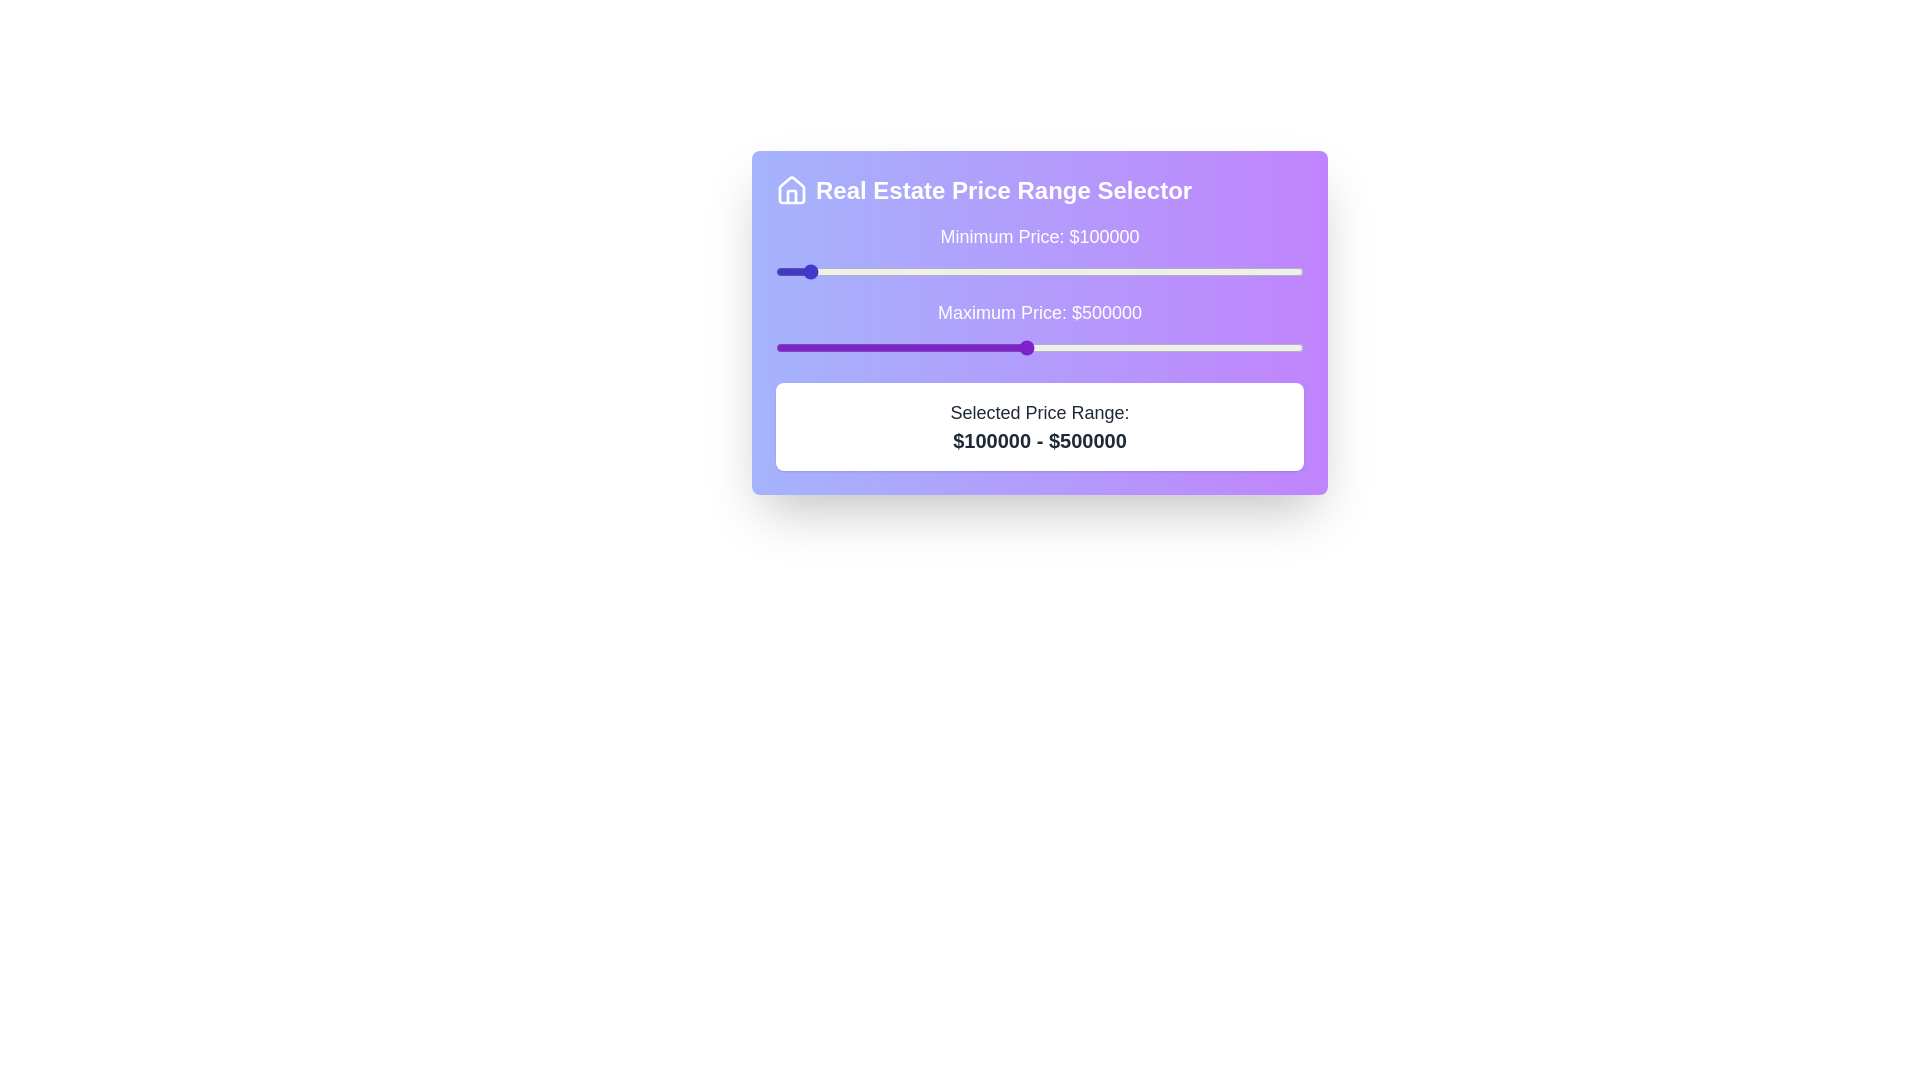  What do you see at coordinates (1199, 272) in the screenshot?
I see `the minimum price slider to 812496 dollars` at bounding box center [1199, 272].